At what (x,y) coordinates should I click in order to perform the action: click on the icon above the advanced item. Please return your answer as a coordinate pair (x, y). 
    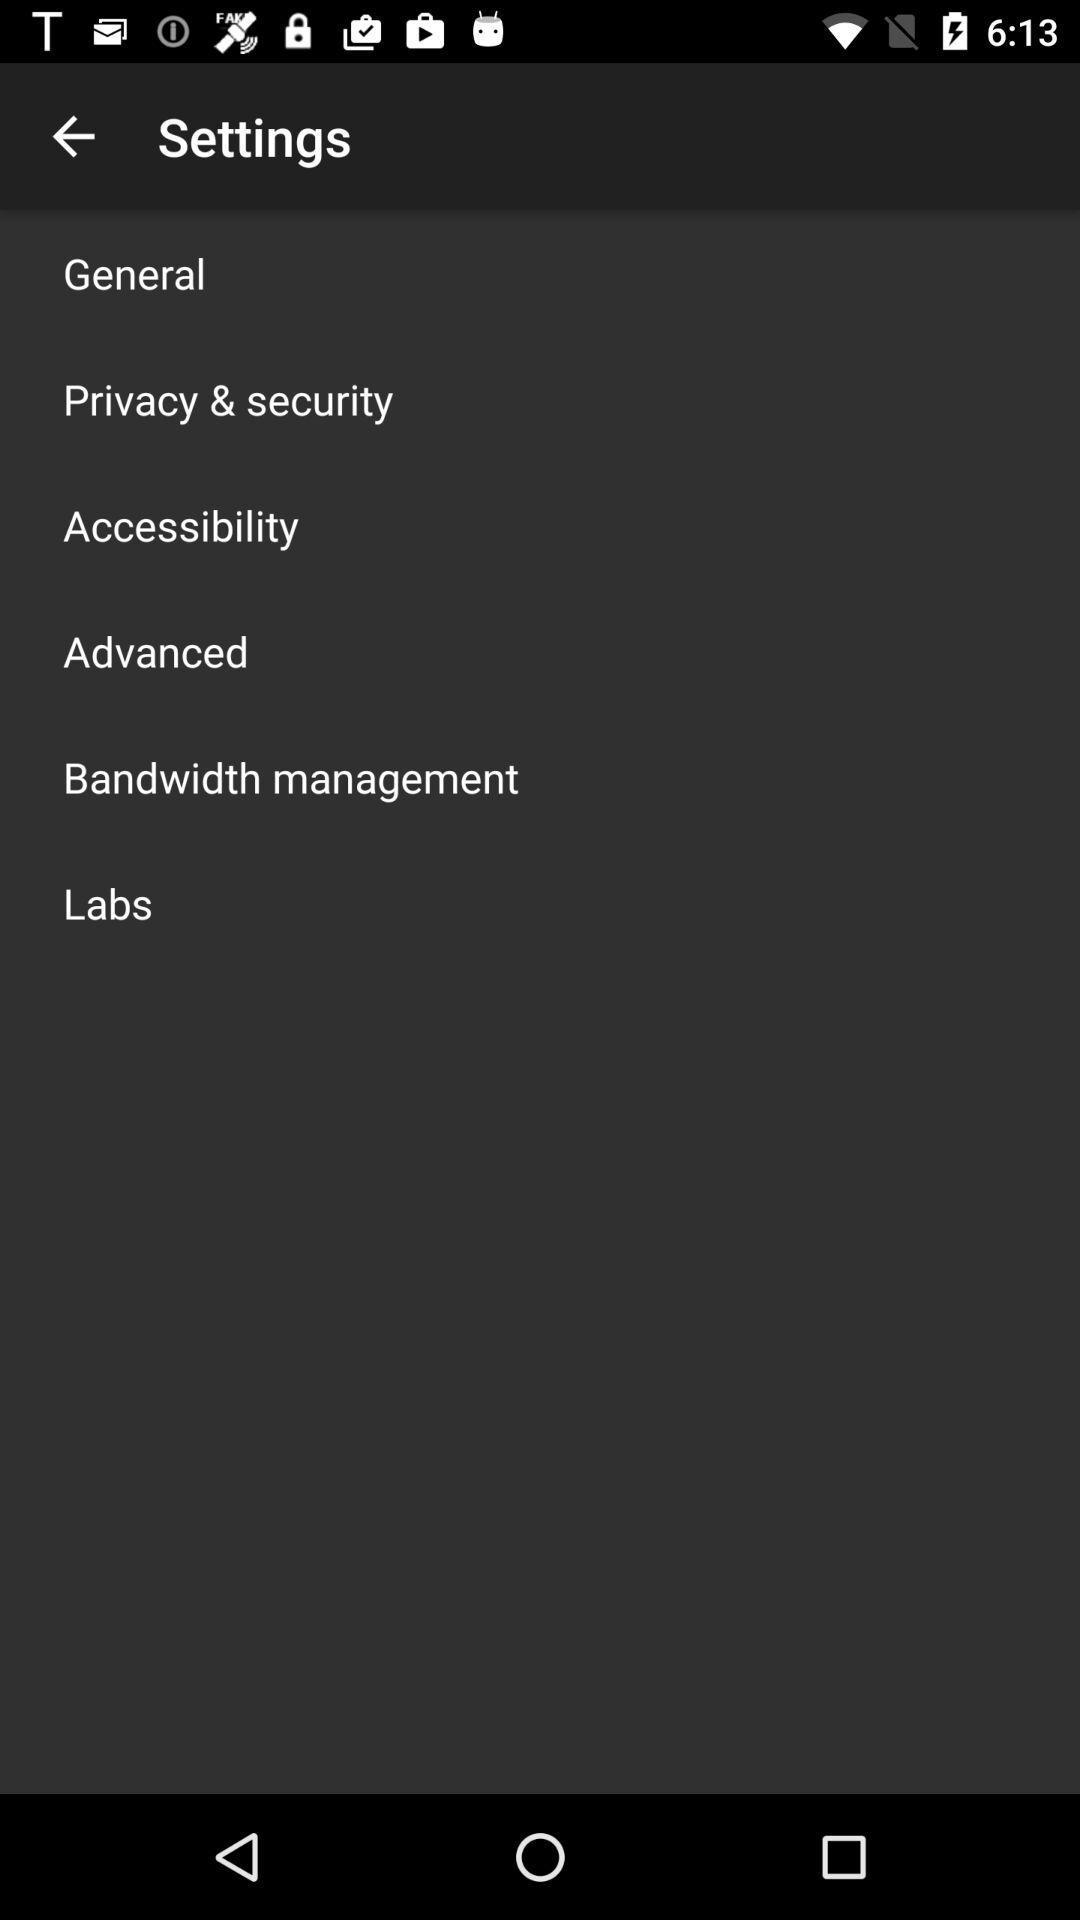
    Looking at the image, I should click on (181, 524).